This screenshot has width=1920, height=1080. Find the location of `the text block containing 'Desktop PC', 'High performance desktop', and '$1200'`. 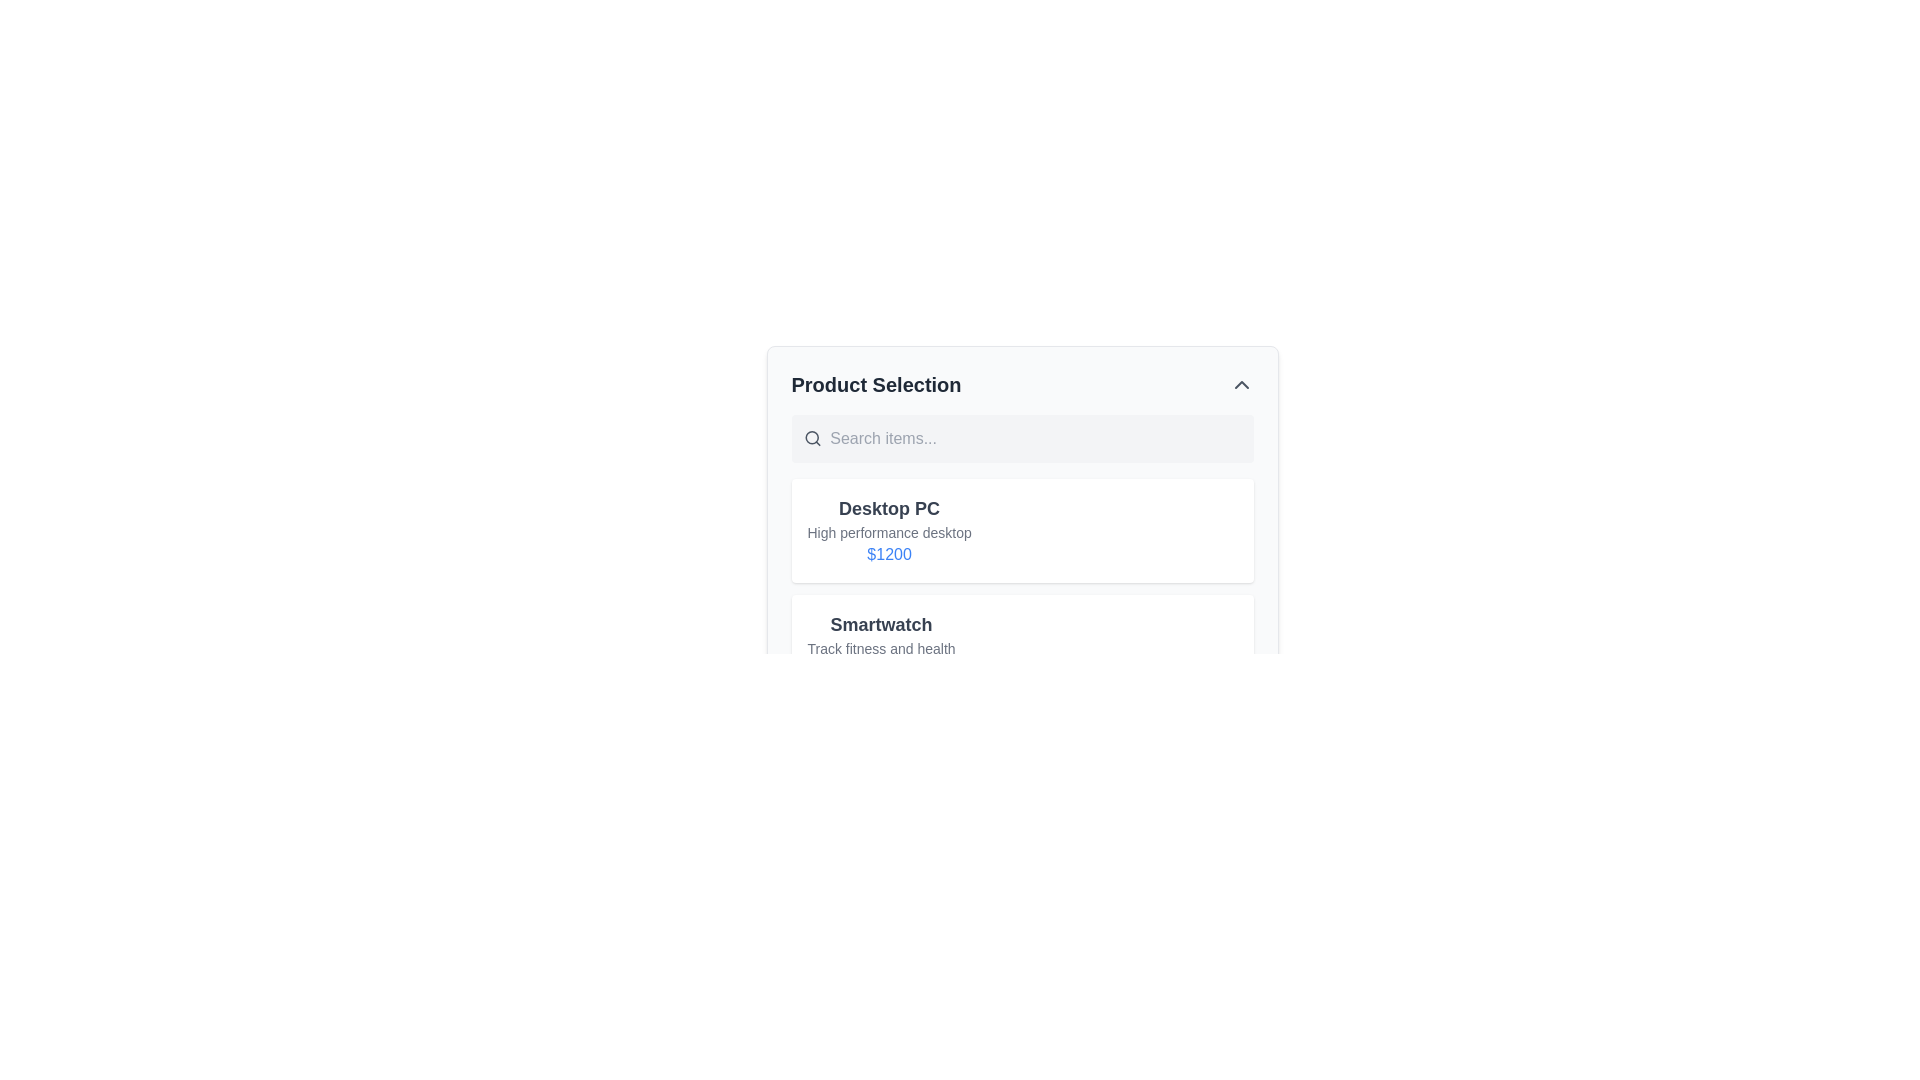

the text block containing 'Desktop PC', 'High performance desktop', and '$1200' is located at coordinates (888, 530).